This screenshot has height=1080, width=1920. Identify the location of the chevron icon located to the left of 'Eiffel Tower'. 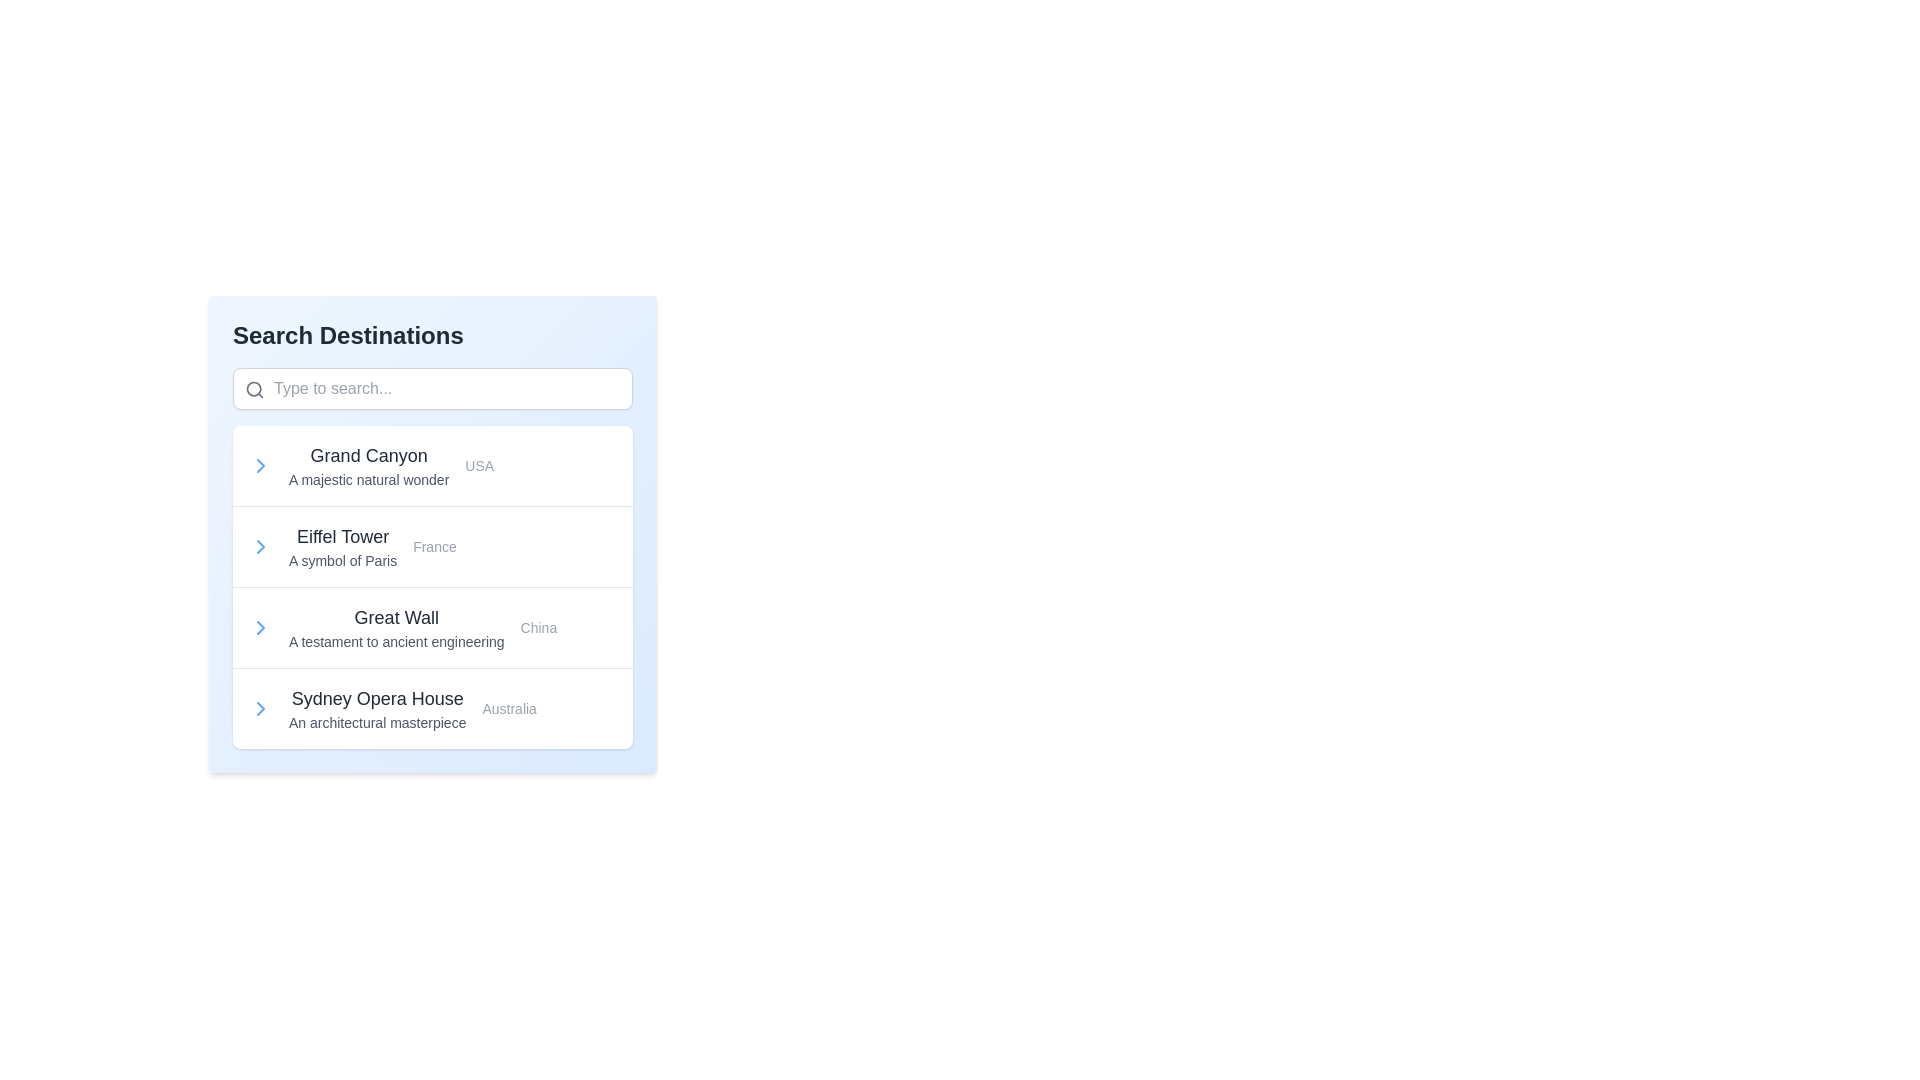
(259, 547).